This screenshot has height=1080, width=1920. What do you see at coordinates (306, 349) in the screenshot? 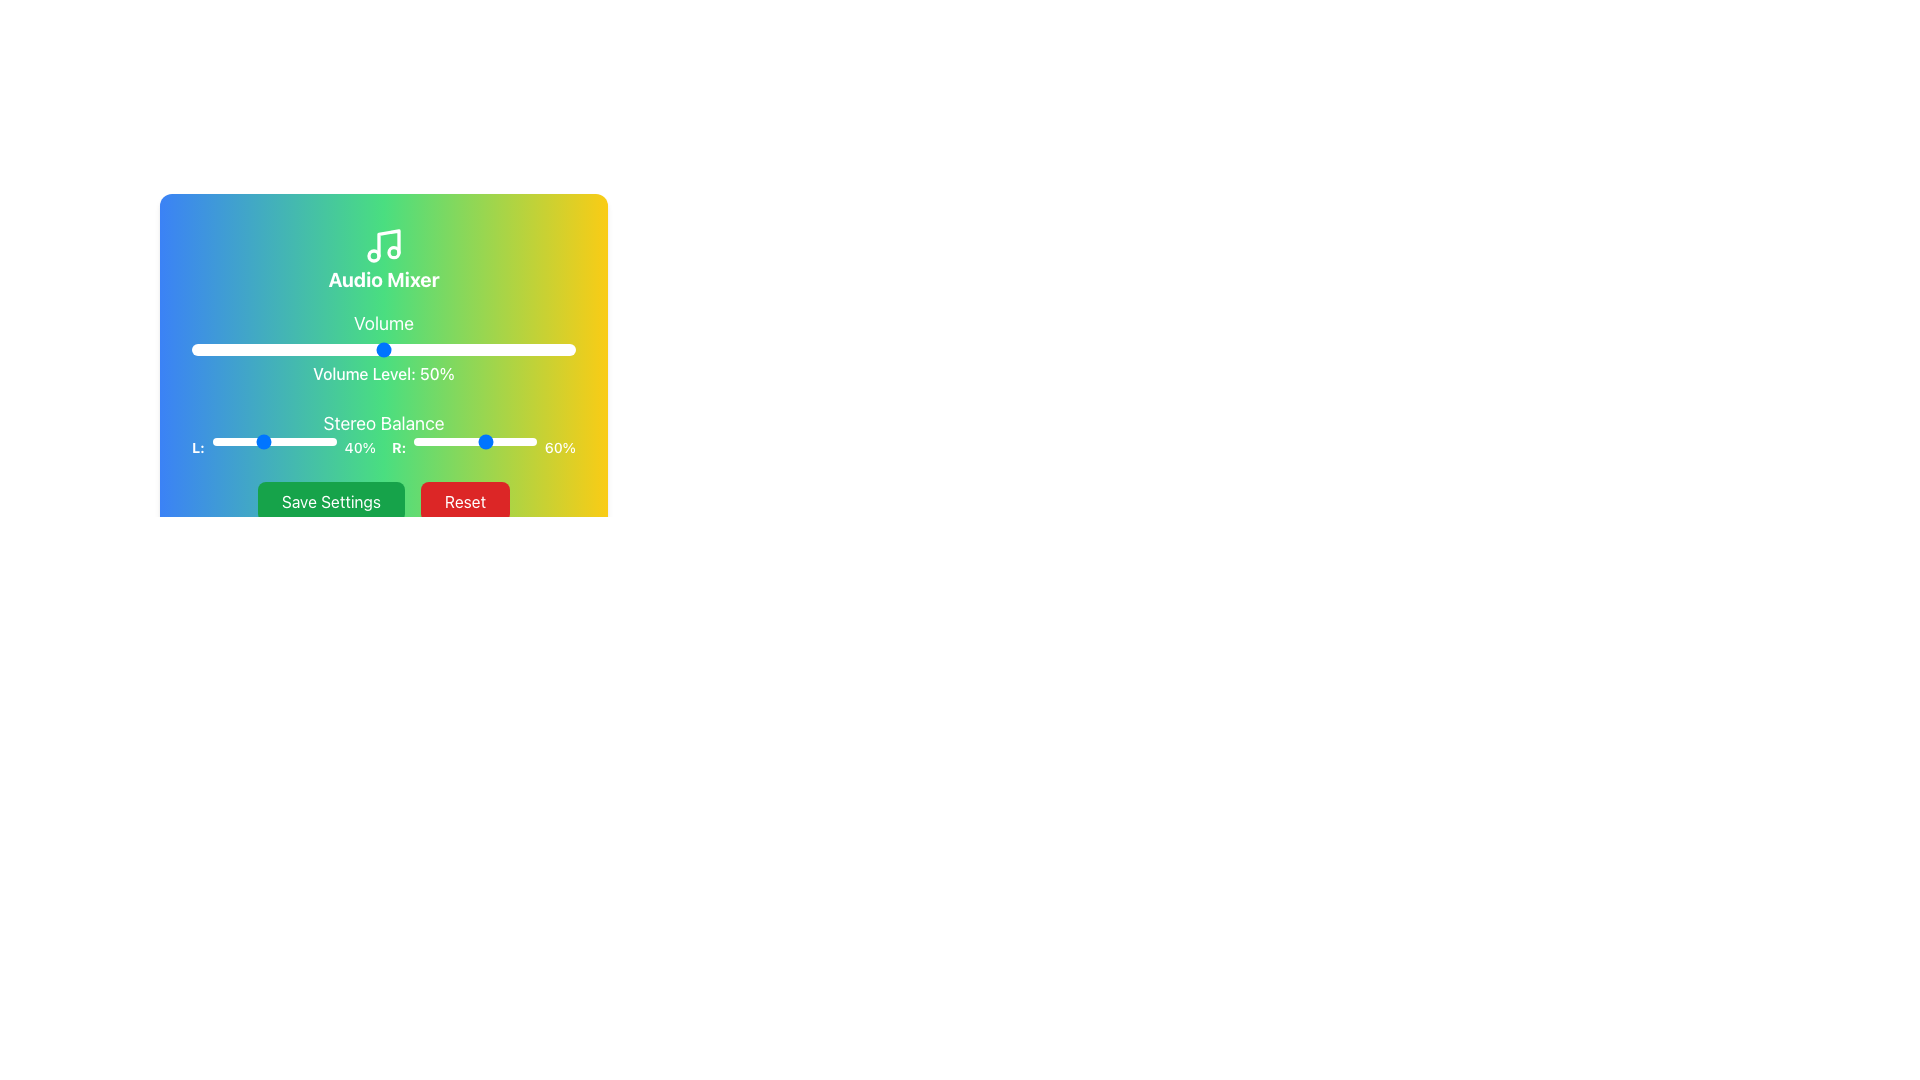
I see `the volume slider` at bounding box center [306, 349].